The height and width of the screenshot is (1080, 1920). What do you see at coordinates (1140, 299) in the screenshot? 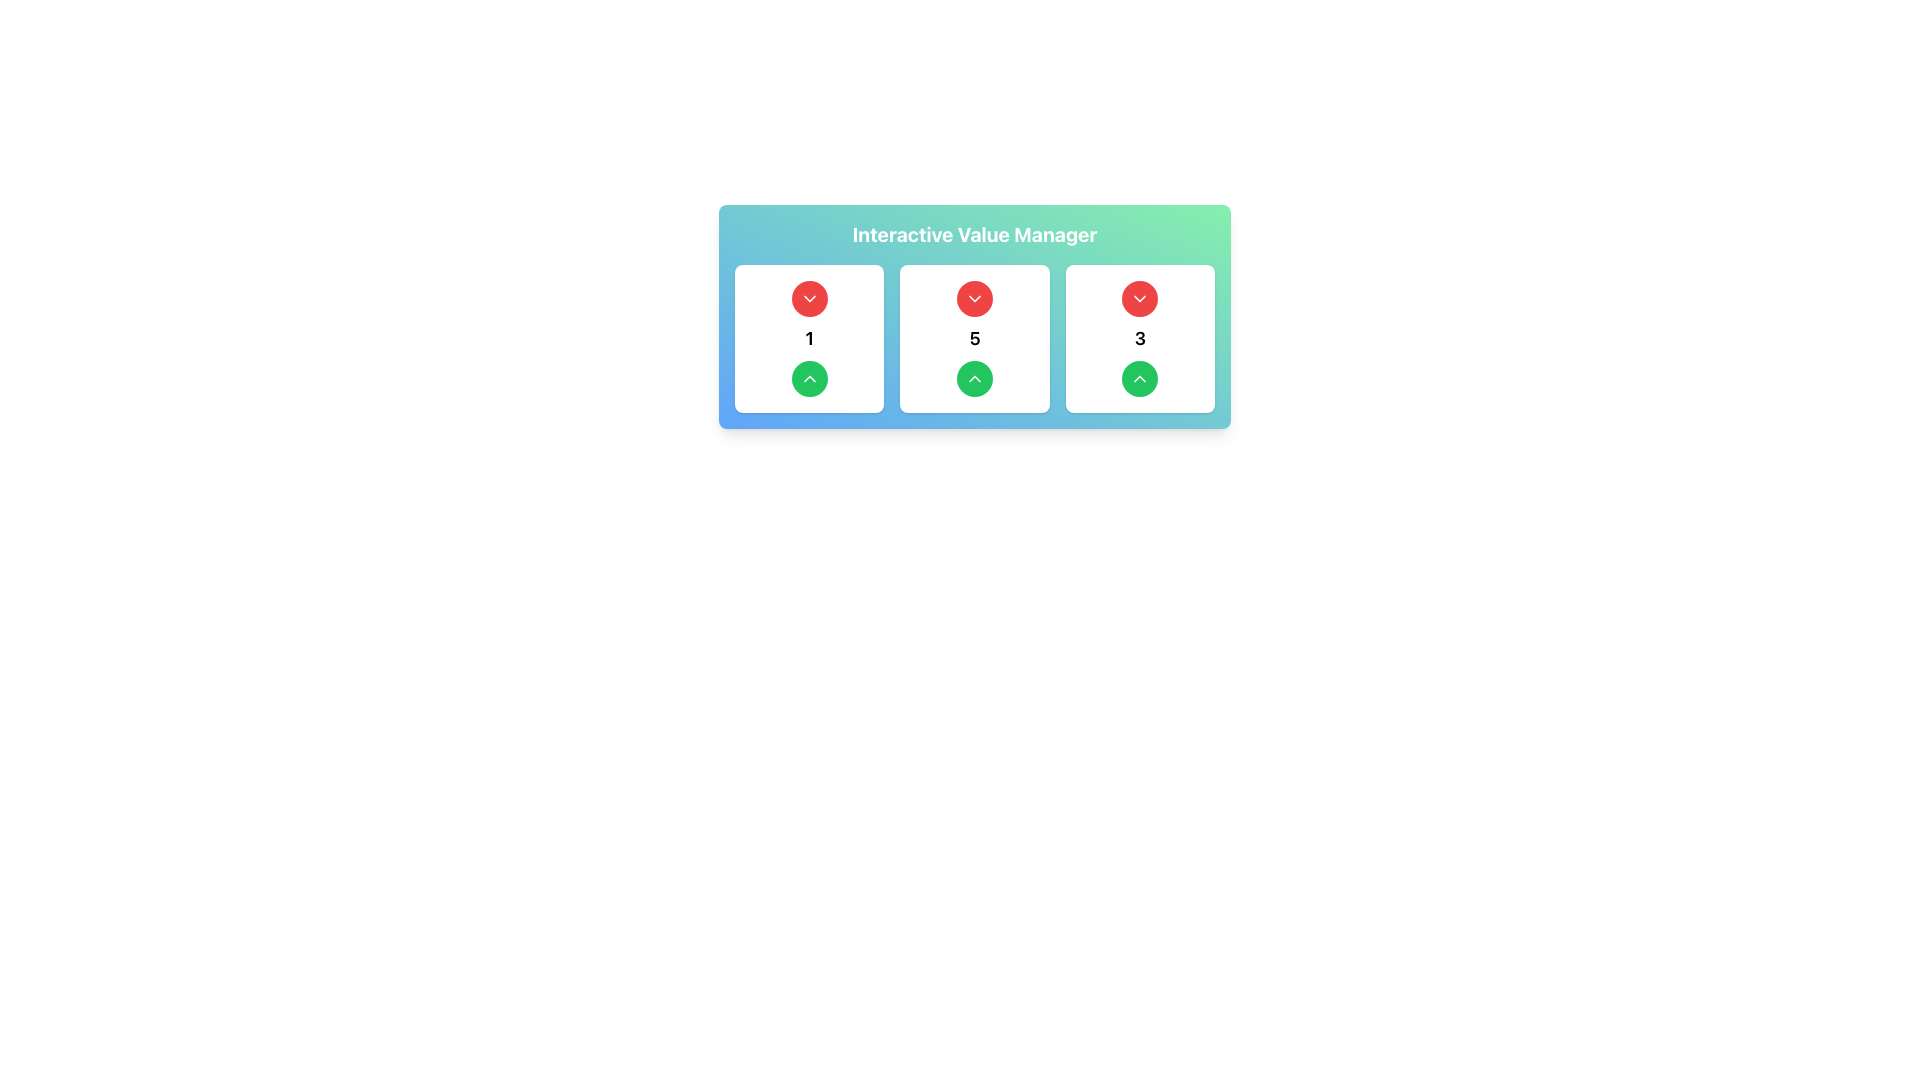
I see `the circular red button with a white down-chevron icon located in the rightmost box, positioned above the value '3' and below the box title, to observe the hover effect` at bounding box center [1140, 299].